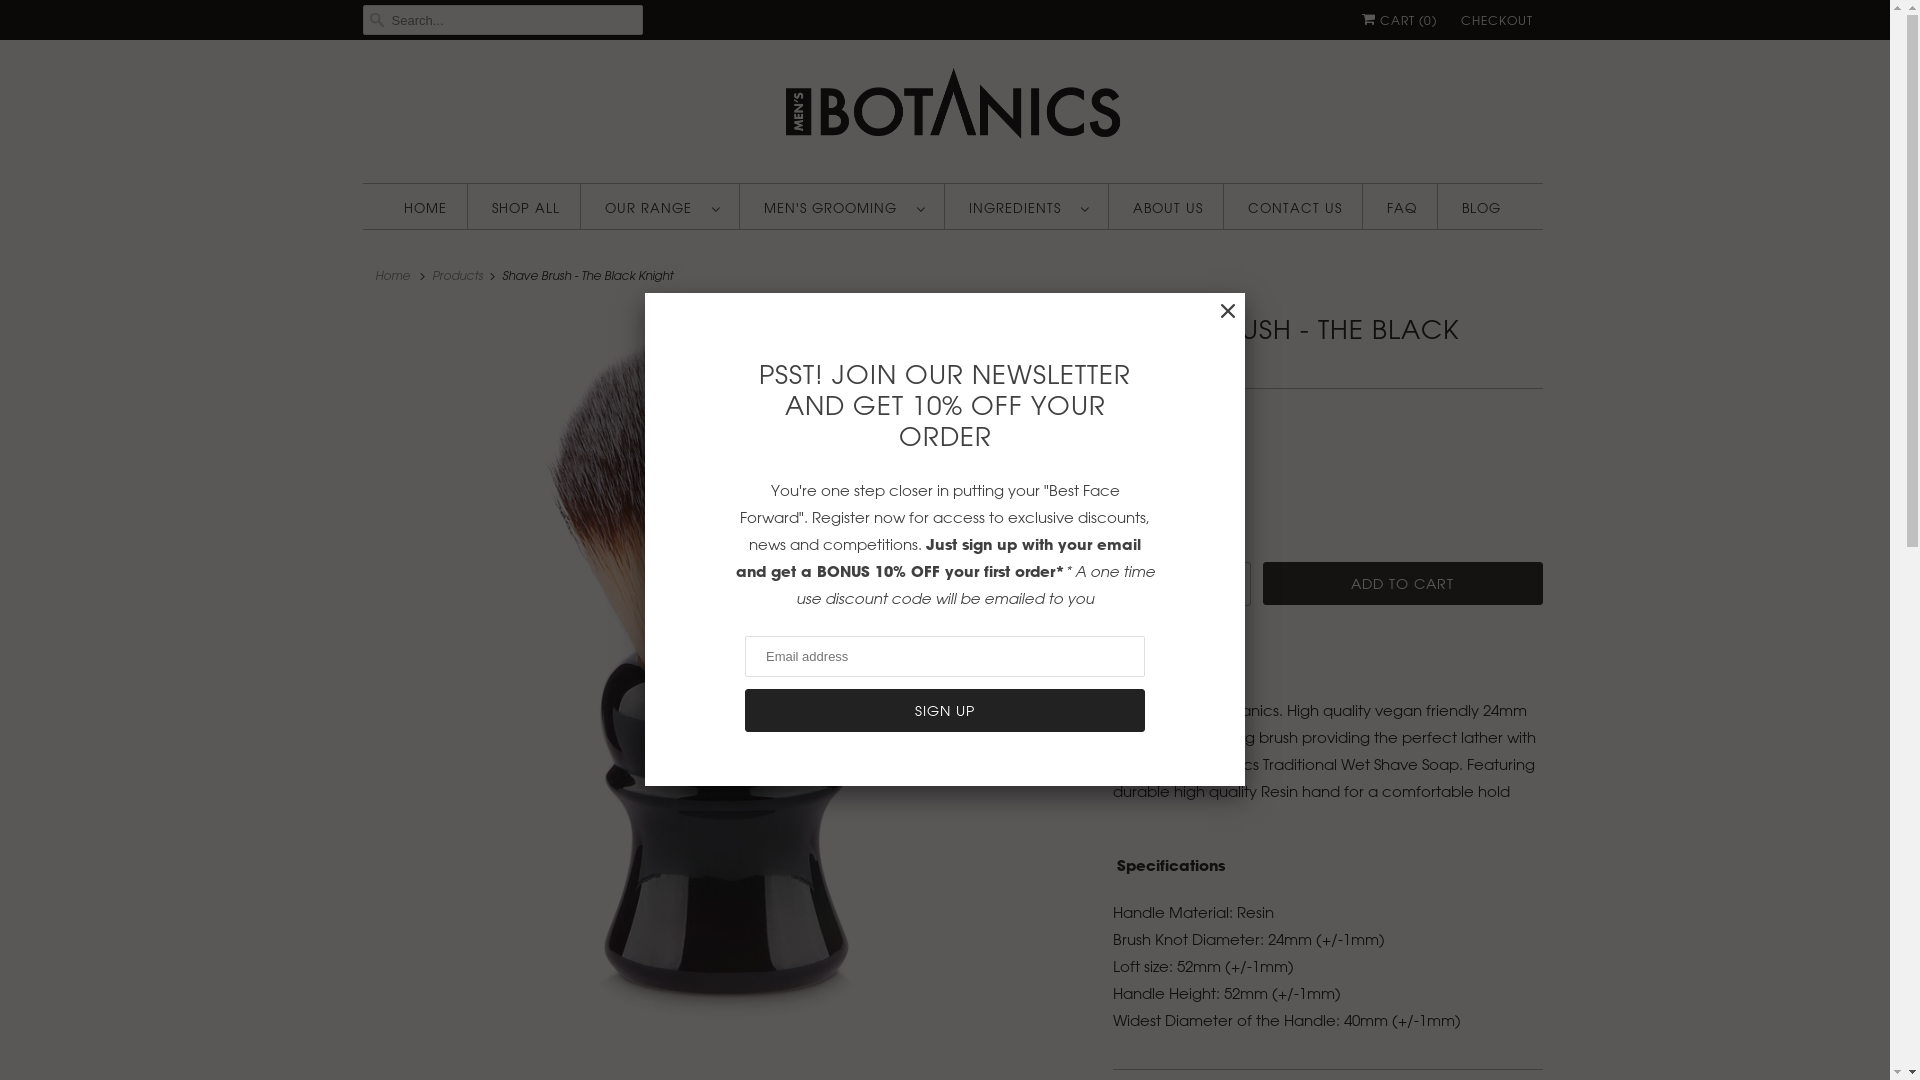 Image resolution: width=1920 pixels, height=1080 pixels. I want to click on 'Products', so click(456, 274).